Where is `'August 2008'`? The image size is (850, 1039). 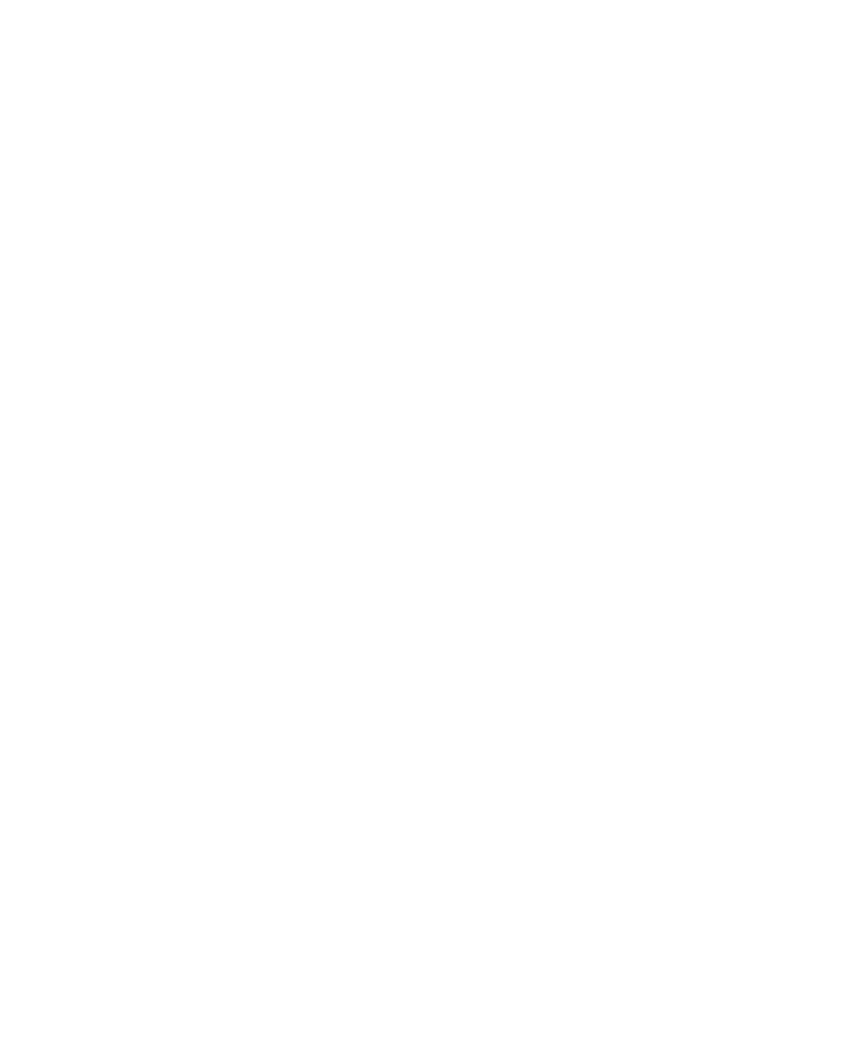 'August 2008' is located at coordinates (133, 836).